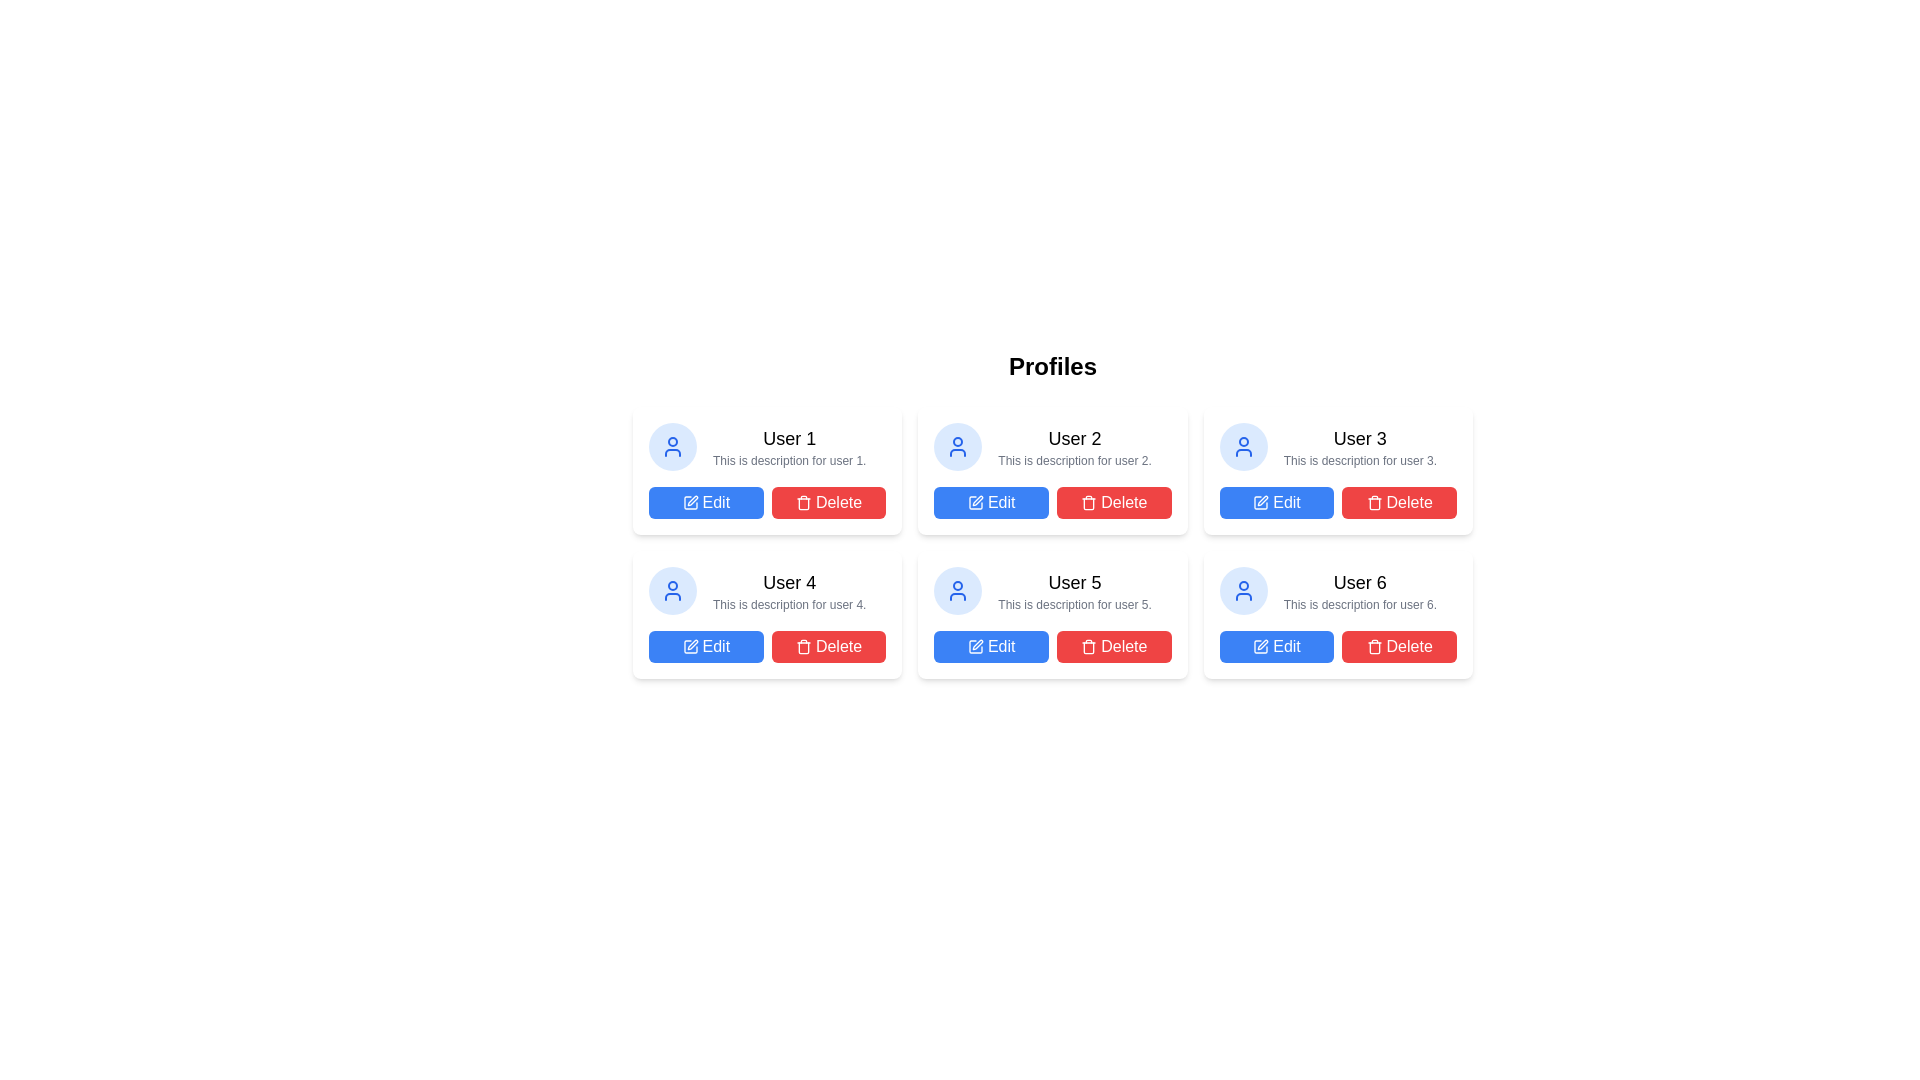  I want to click on the user information text display in the leftmost column of the second row of user cards, which identifies the user with their name and a brief description, so click(788, 589).